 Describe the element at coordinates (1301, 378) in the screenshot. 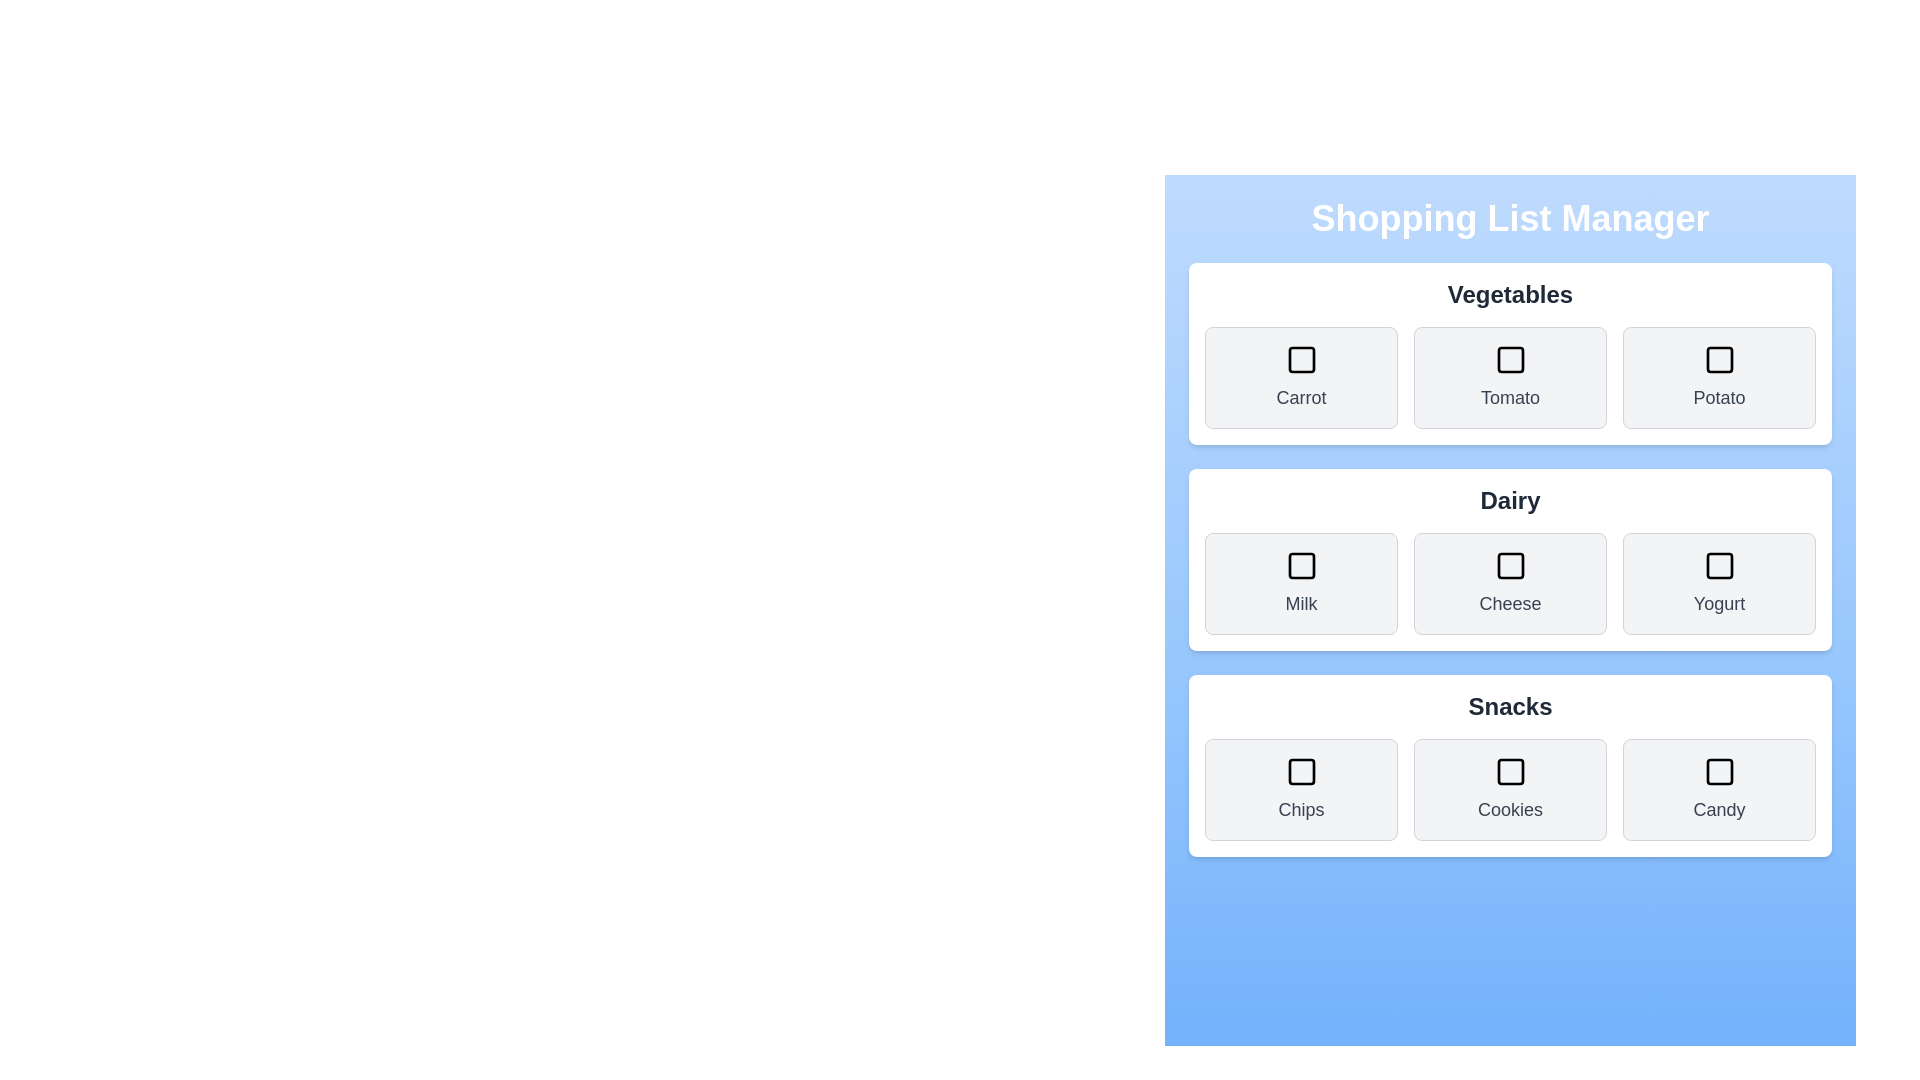

I see `the item Carrot to observe the hover effect` at that location.